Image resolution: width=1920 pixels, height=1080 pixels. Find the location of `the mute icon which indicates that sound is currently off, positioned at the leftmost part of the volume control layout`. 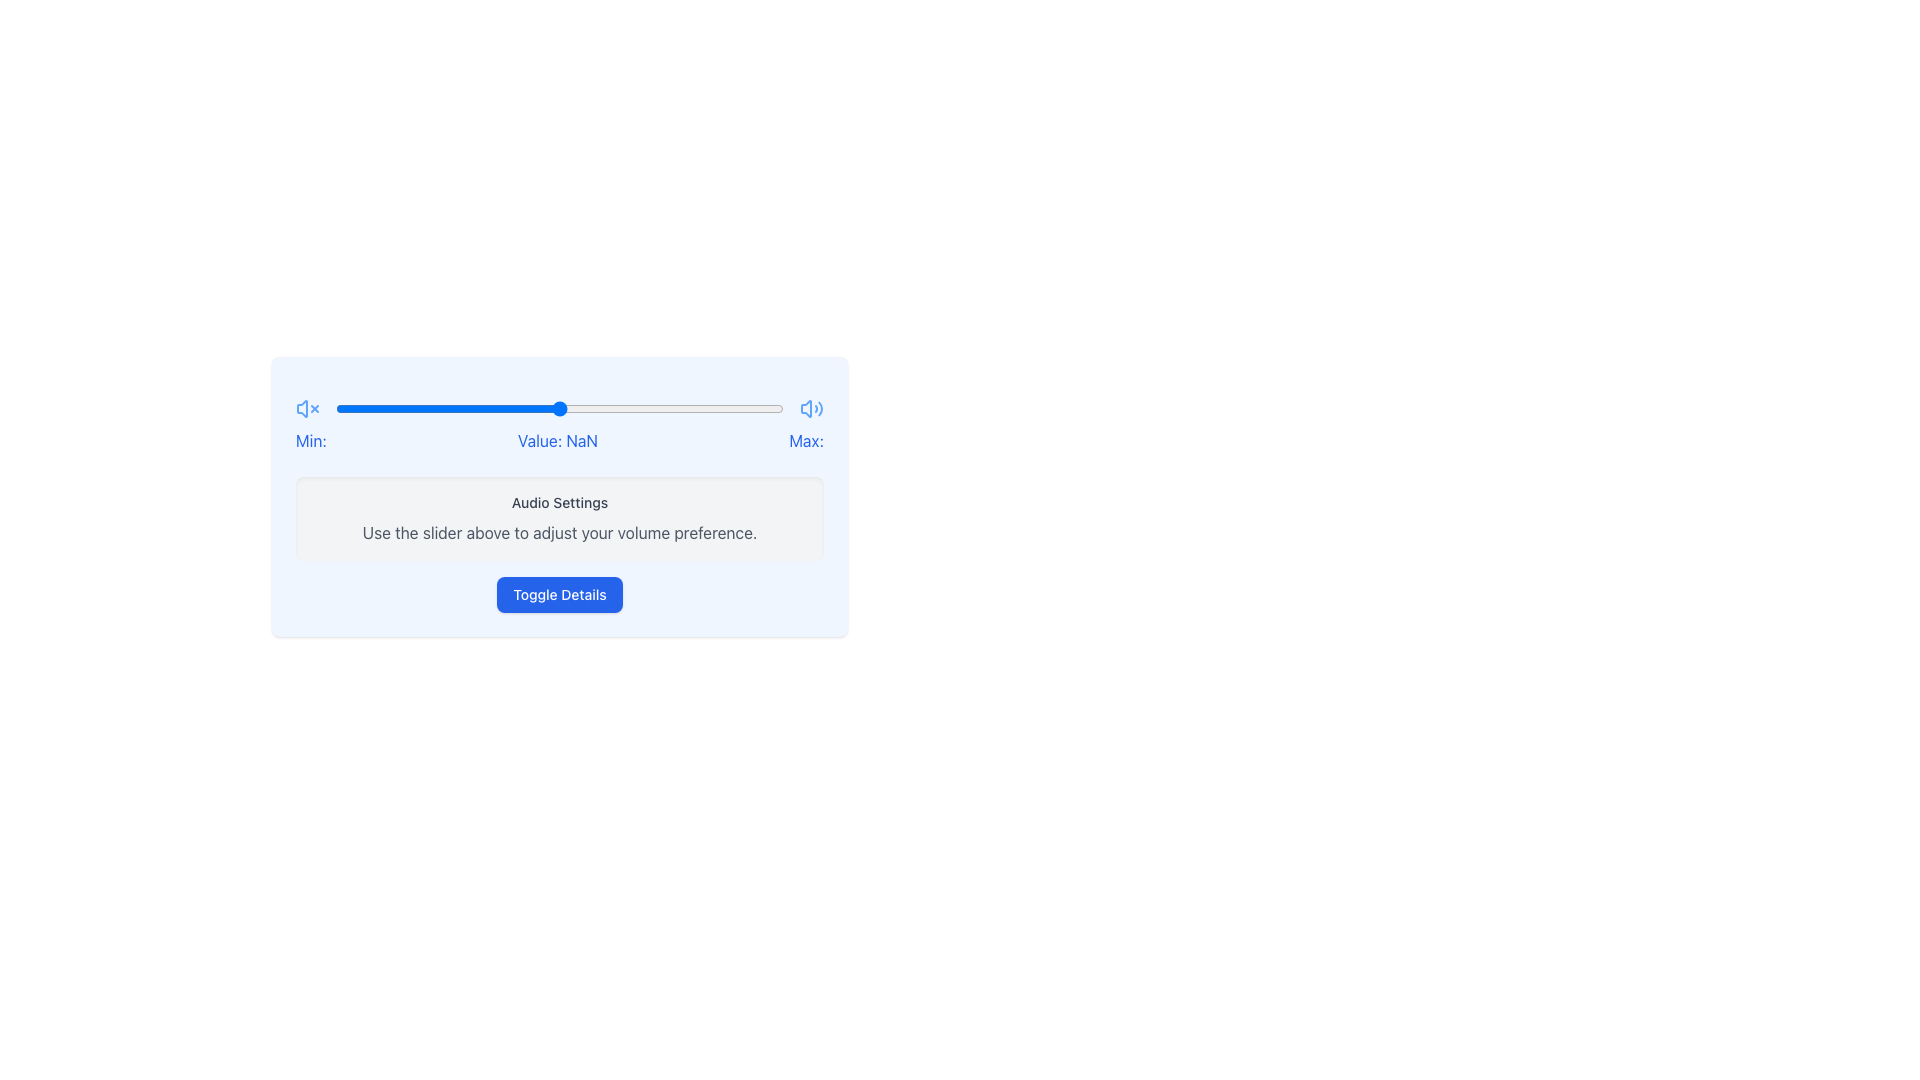

the mute icon which indicates that sound is currently off, positioned at the leftmost part of the volume control layout is located at coordinates (306, 407).